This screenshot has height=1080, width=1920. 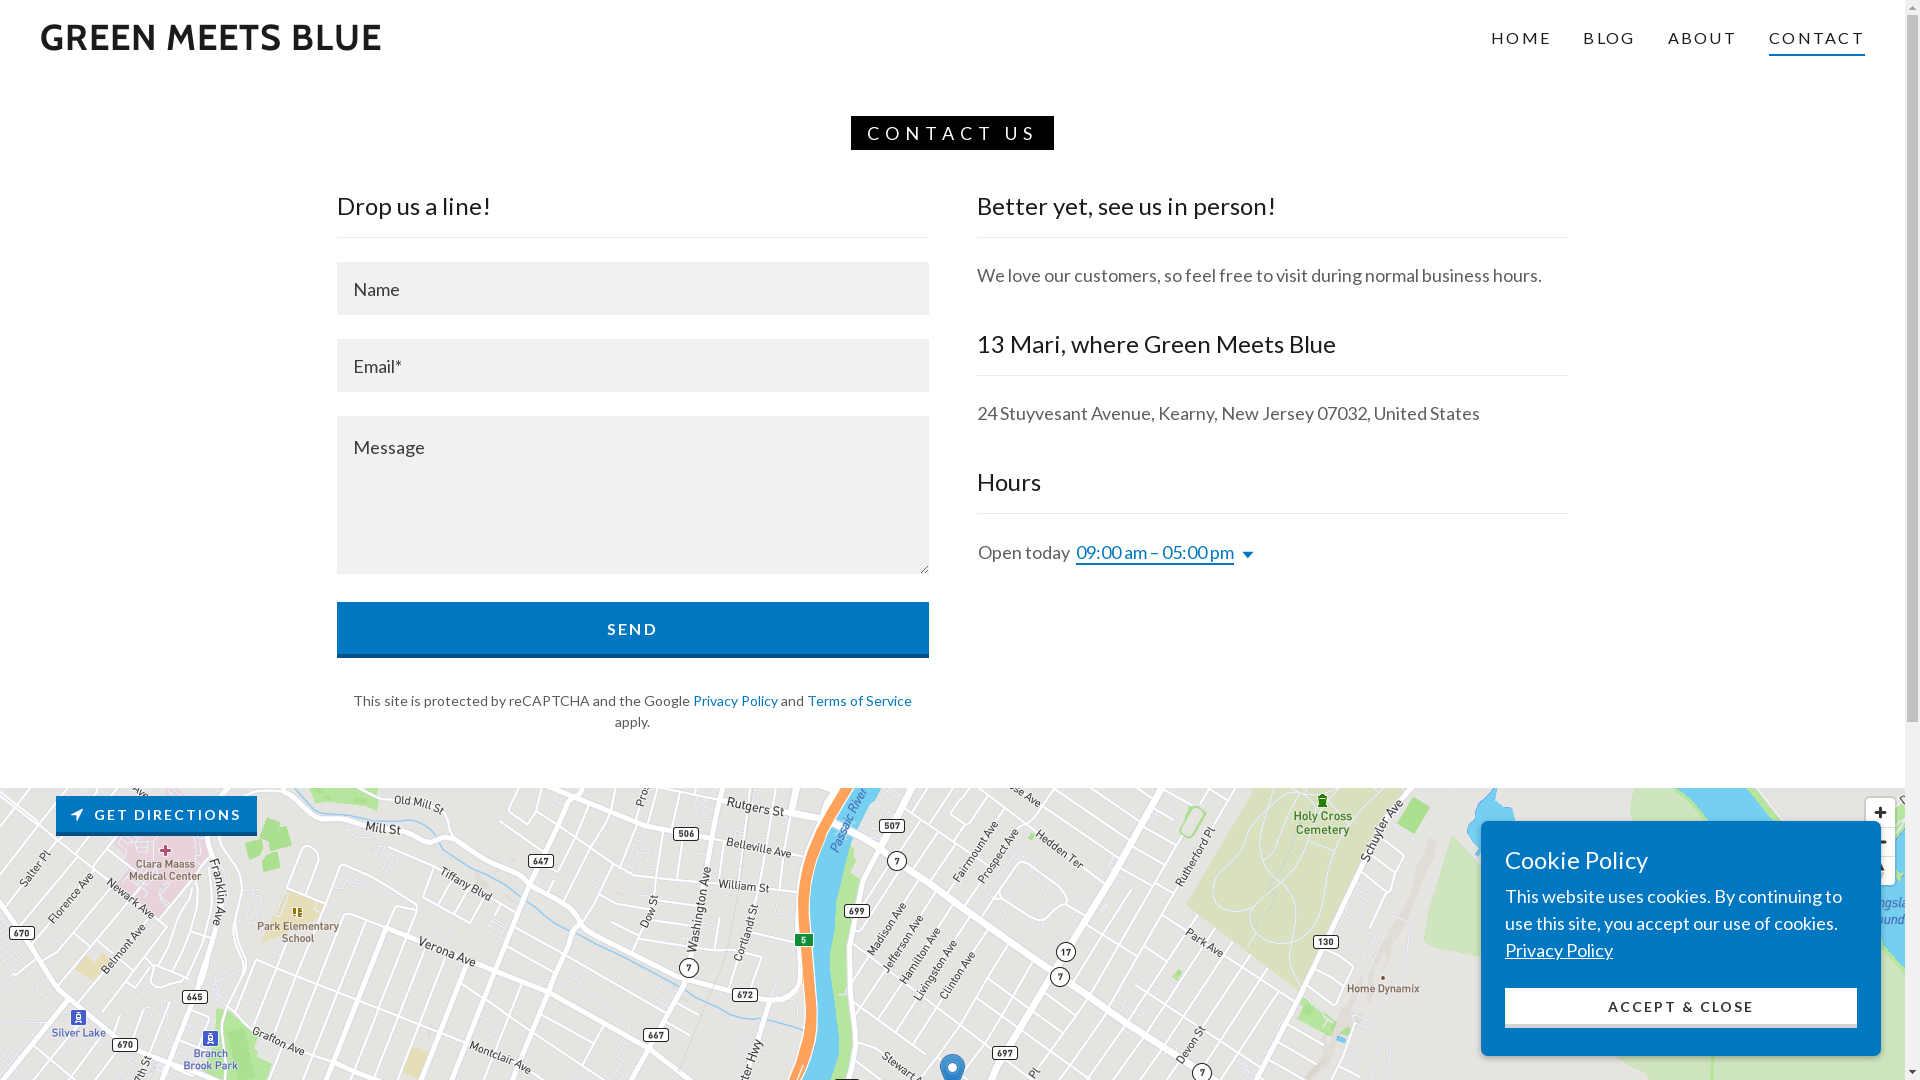 I want to click on 'Reset bearing to north', so click(x=1879, y=870).